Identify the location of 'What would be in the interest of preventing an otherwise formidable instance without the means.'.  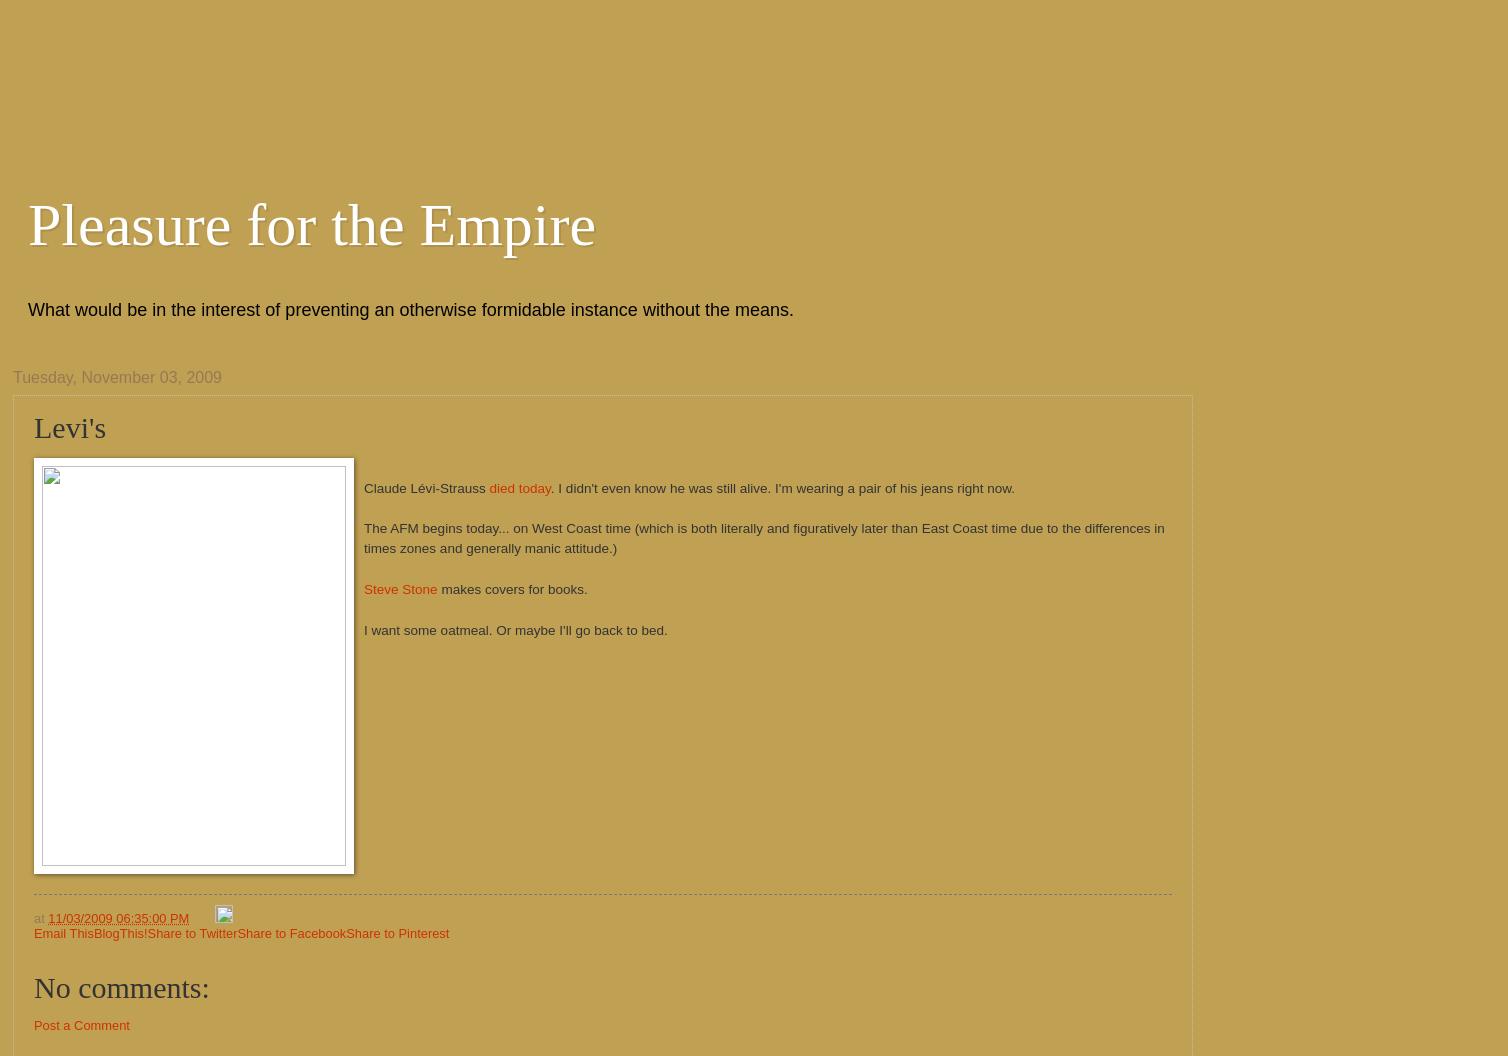
(28, 310).